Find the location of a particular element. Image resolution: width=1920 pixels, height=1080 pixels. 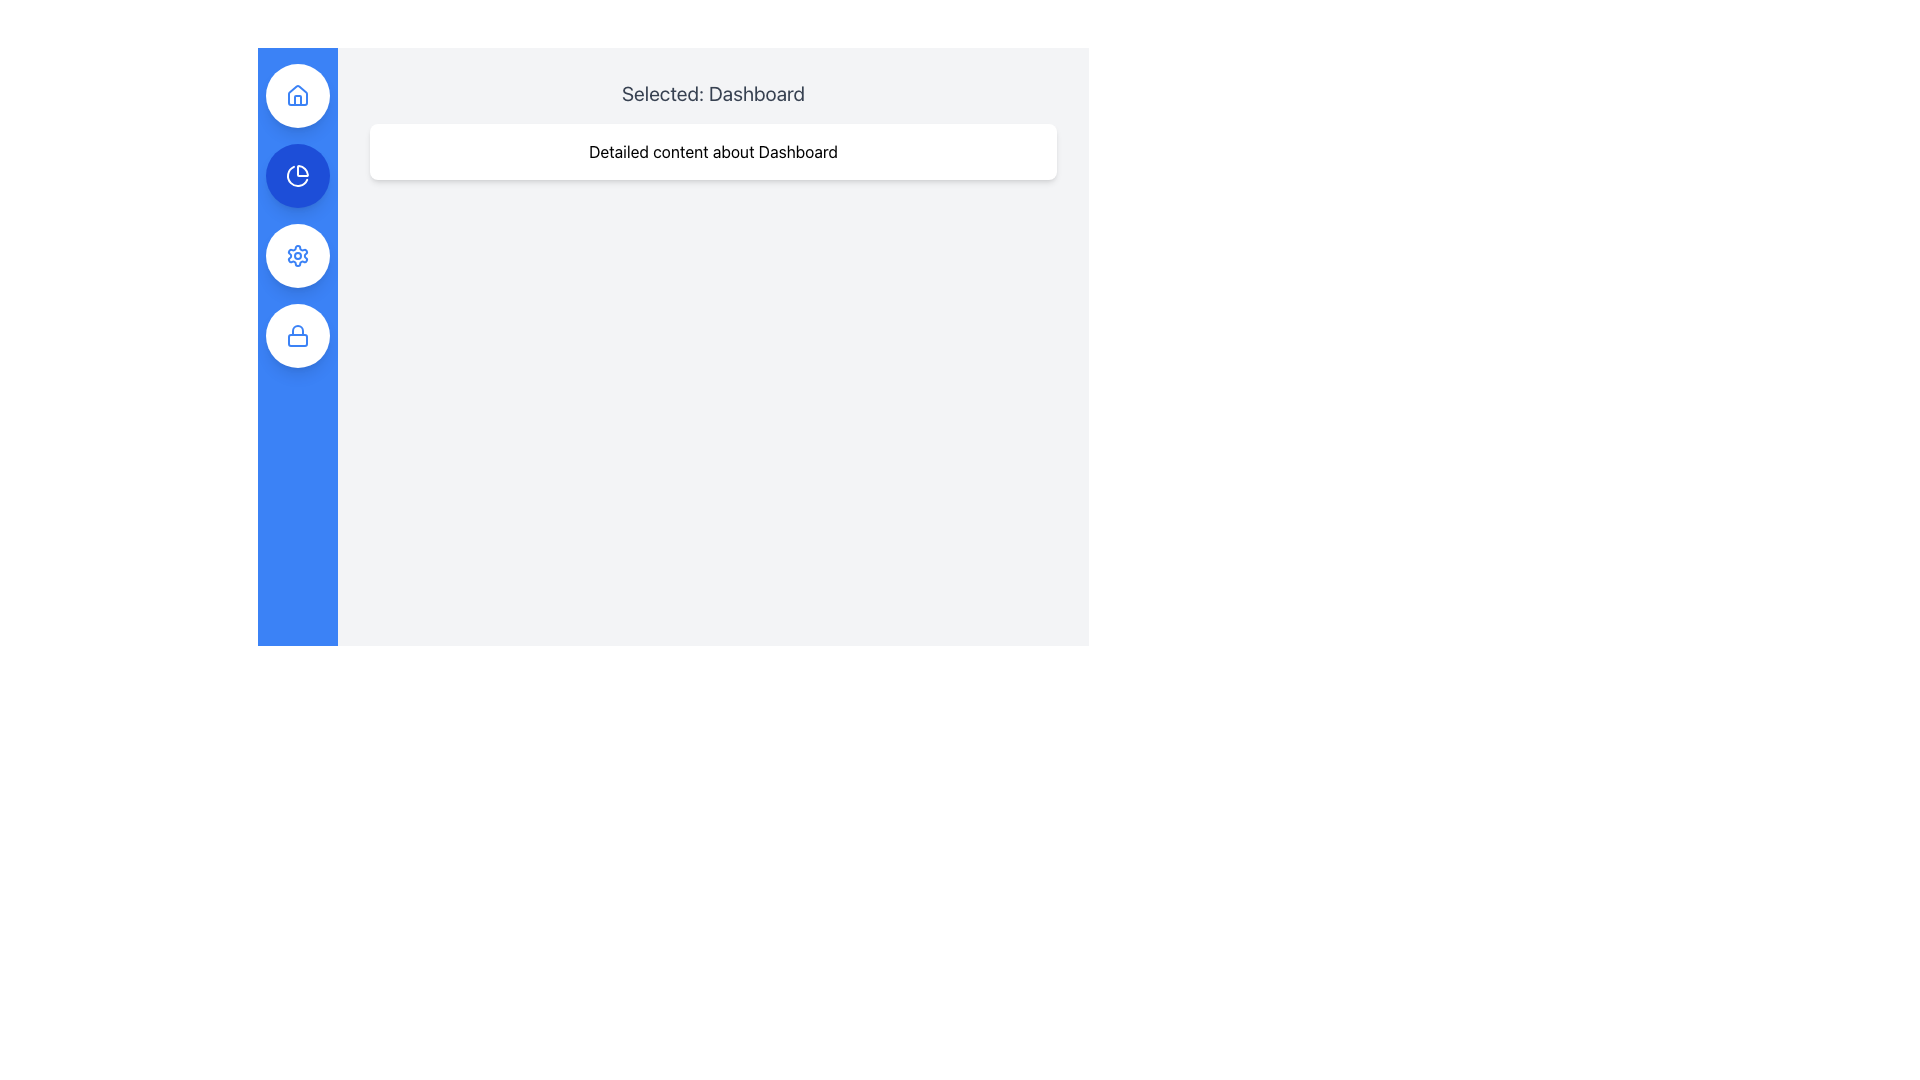

the 'Home' icon located at the top of the blue sidebar on the left is located at coordinates (296, 95).